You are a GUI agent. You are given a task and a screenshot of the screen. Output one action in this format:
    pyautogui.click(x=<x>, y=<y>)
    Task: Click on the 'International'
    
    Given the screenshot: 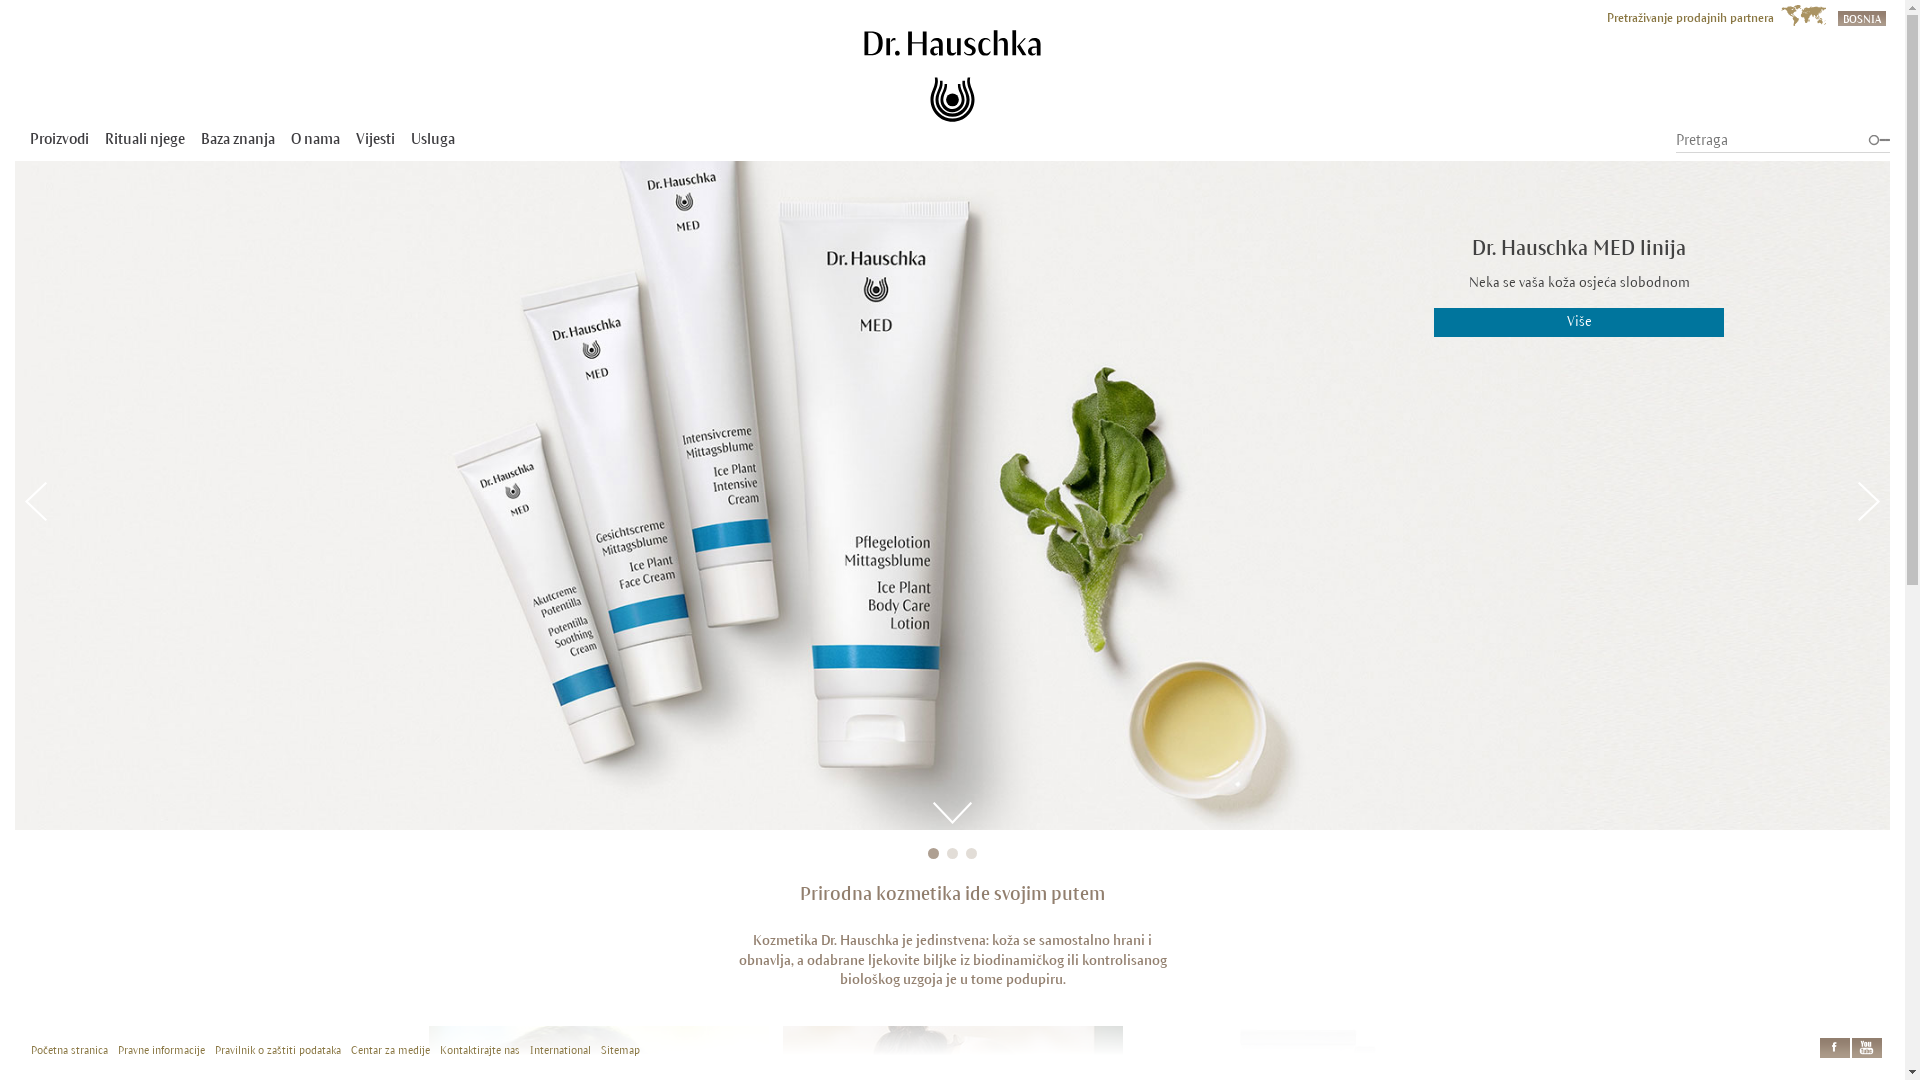 What is the action you would take?
    pyautogui.click(x=560, y=1049)
    